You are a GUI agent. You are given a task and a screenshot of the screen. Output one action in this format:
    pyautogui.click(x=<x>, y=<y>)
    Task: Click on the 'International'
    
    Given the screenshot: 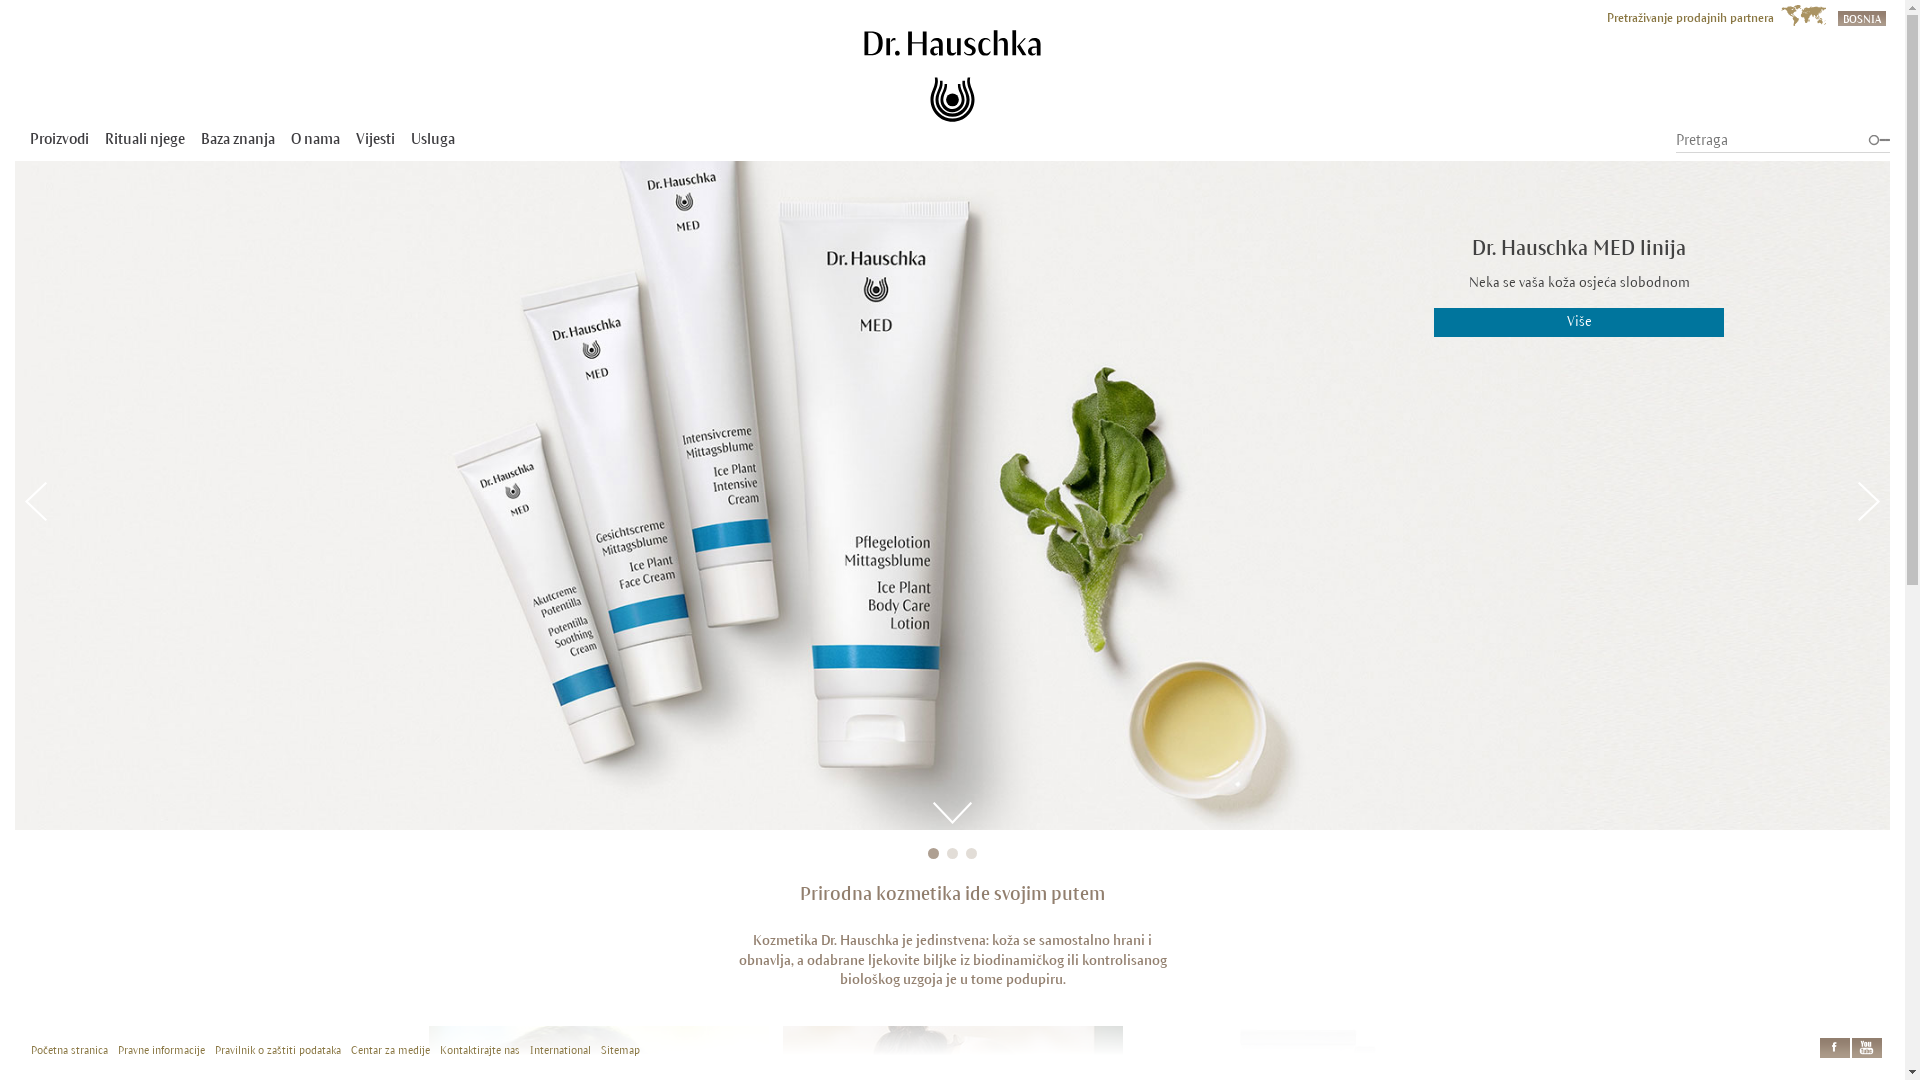 What is the action you would take?
    pyautogui.click(x=560, y=1049)
    